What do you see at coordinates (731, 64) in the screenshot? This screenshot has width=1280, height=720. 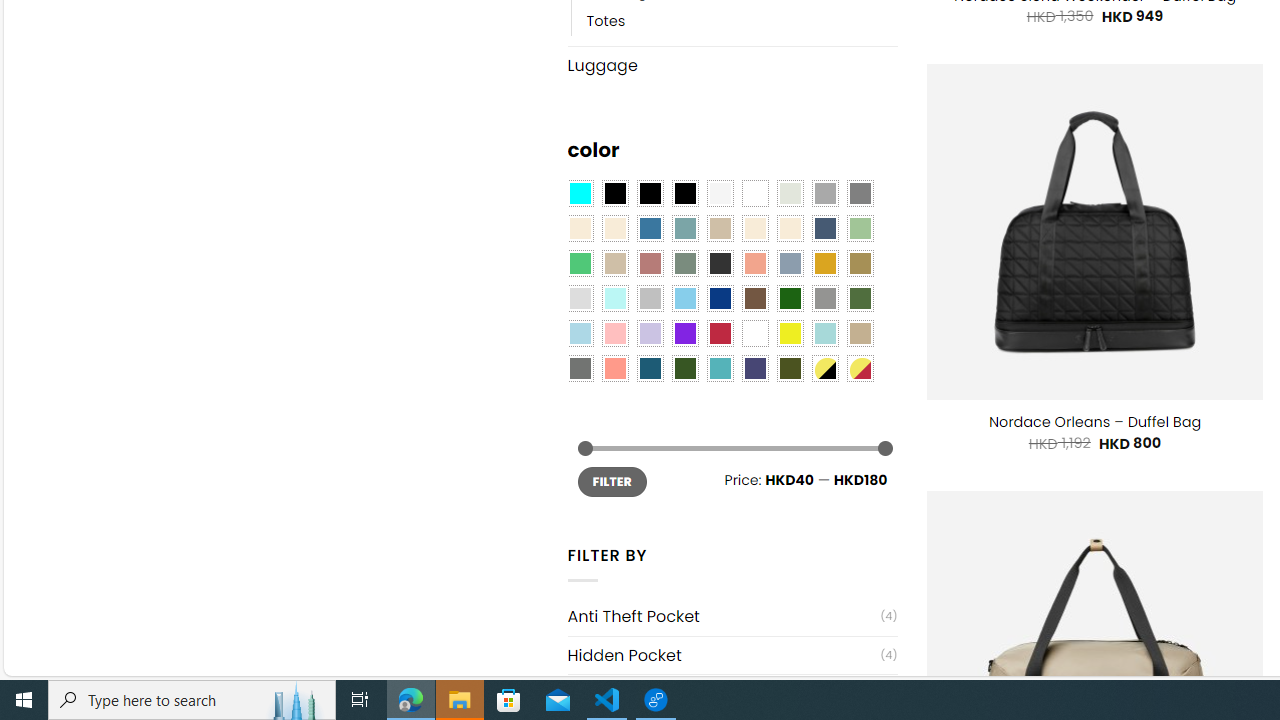 I see `'Luggage'` at bounding box center [731, 64].